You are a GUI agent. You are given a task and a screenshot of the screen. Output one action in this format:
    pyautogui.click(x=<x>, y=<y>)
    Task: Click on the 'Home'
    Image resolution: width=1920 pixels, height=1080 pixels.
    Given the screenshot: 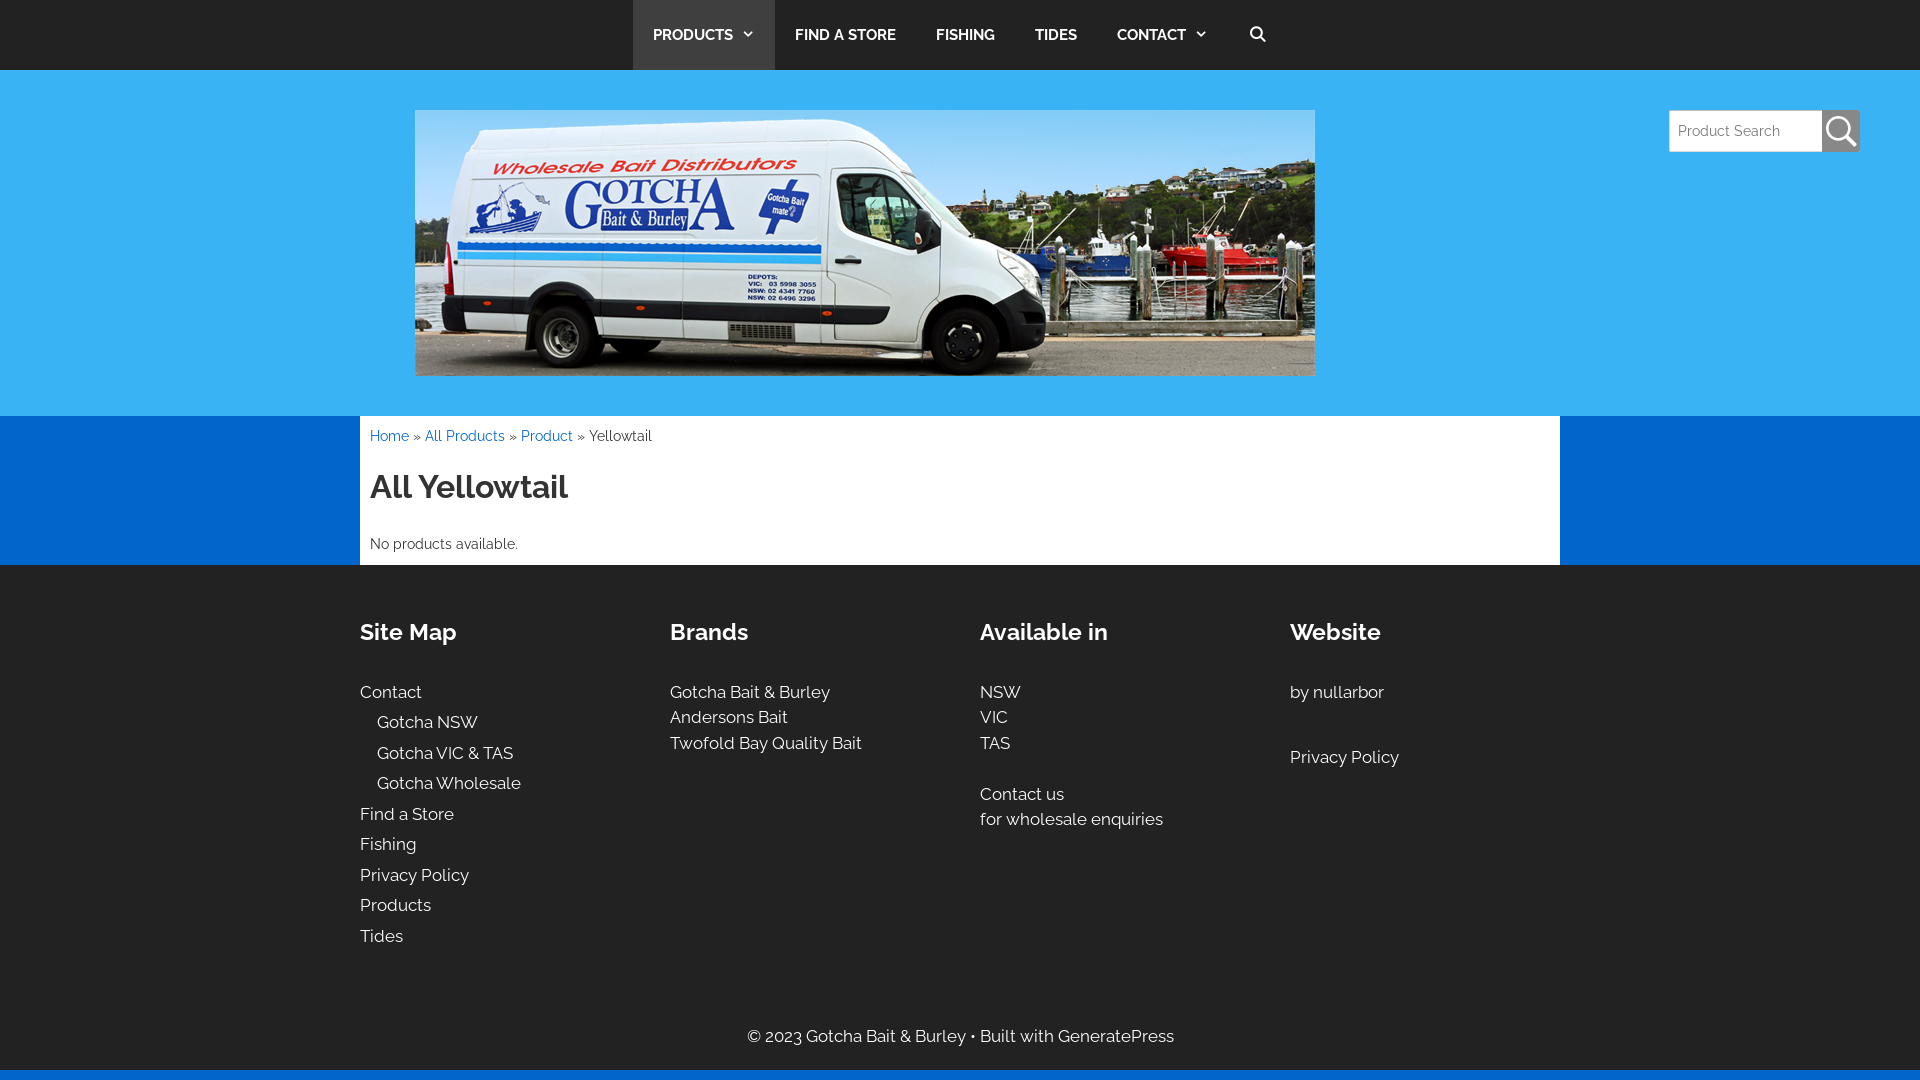 What is the action you would take?
    pyautogui.click(x=389, y=434)
    